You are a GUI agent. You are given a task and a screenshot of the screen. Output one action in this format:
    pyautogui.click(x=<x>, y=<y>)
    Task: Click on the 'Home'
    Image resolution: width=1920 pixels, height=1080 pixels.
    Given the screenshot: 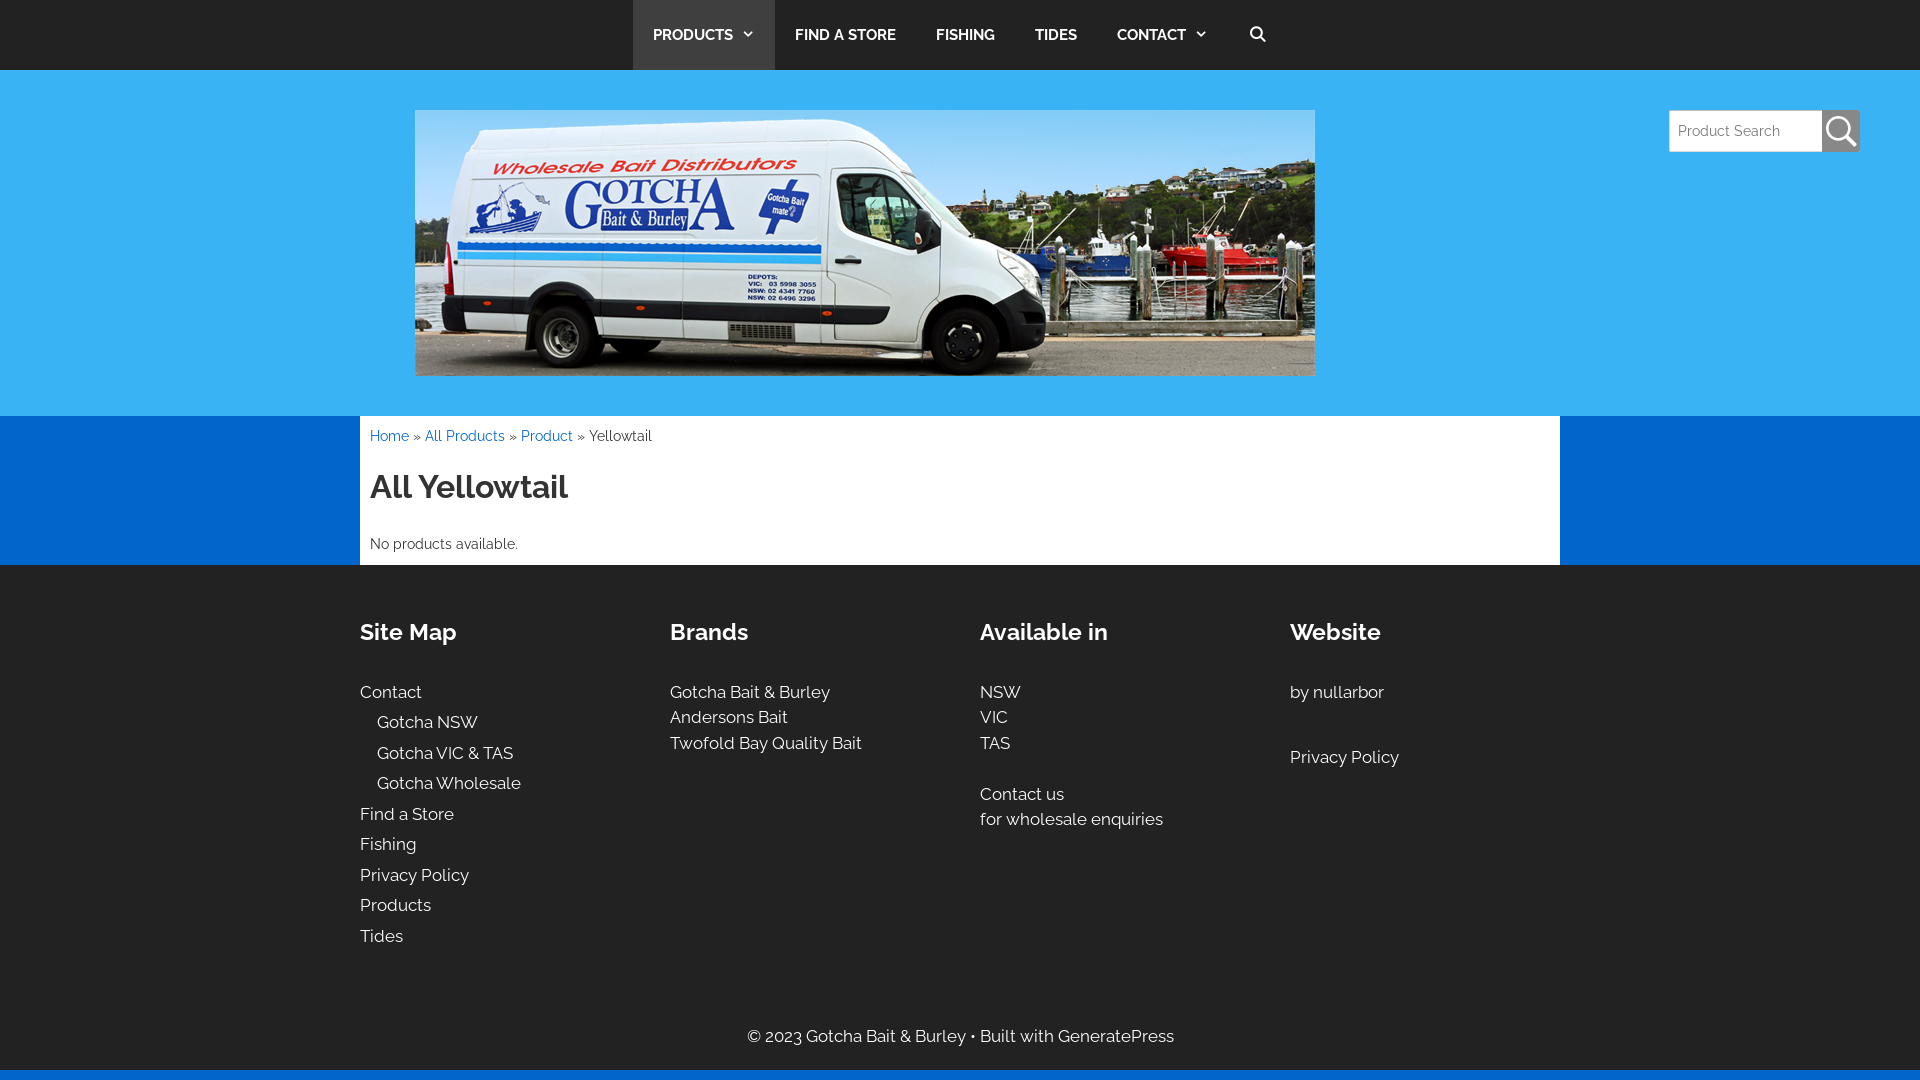 What is the action you would take?
    pyautogui.click(x=389, y=434)
    